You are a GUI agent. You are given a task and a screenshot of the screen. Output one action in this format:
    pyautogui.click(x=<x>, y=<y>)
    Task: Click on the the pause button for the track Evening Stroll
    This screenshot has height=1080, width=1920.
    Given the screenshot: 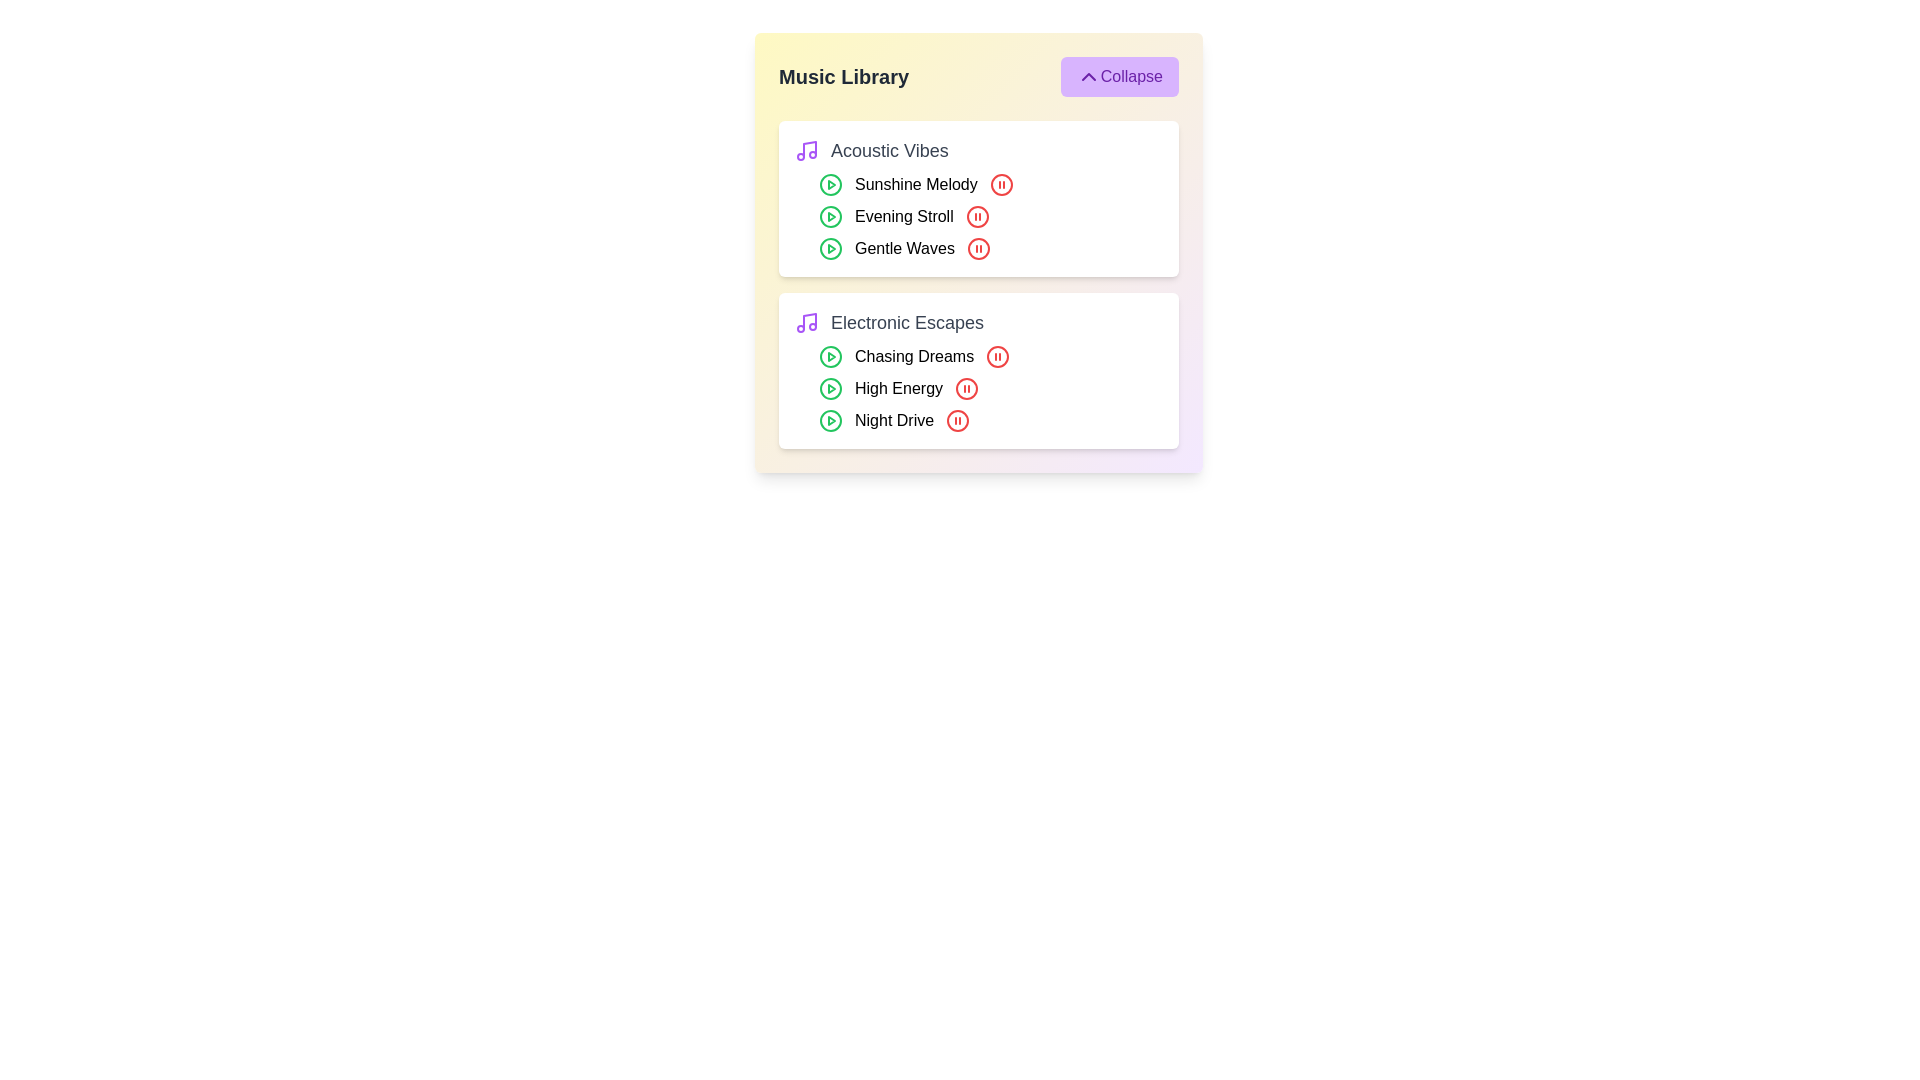 What is the action you would take?
    pyautogui.click(x=977, y=216)
    